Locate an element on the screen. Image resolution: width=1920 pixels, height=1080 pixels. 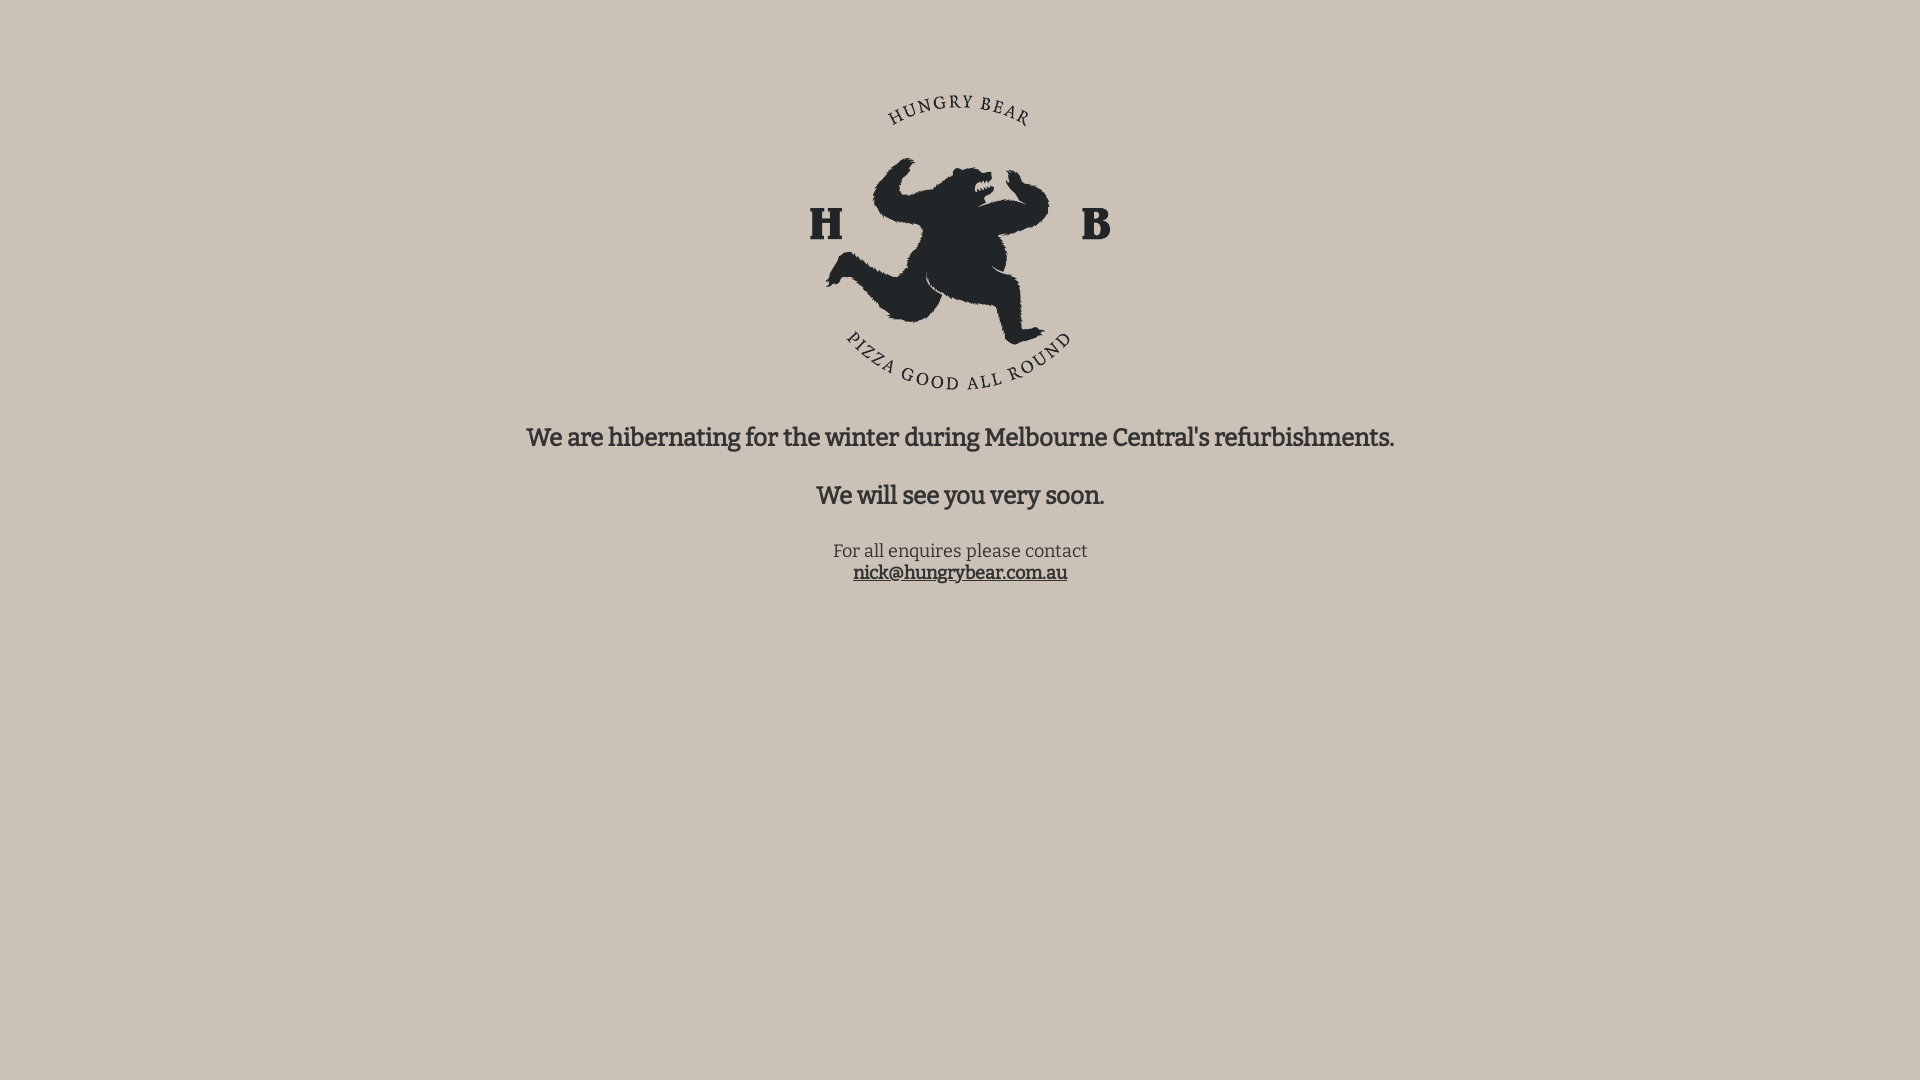
'nick@hungrybear.com.au' is located at coordinates (960, 573).